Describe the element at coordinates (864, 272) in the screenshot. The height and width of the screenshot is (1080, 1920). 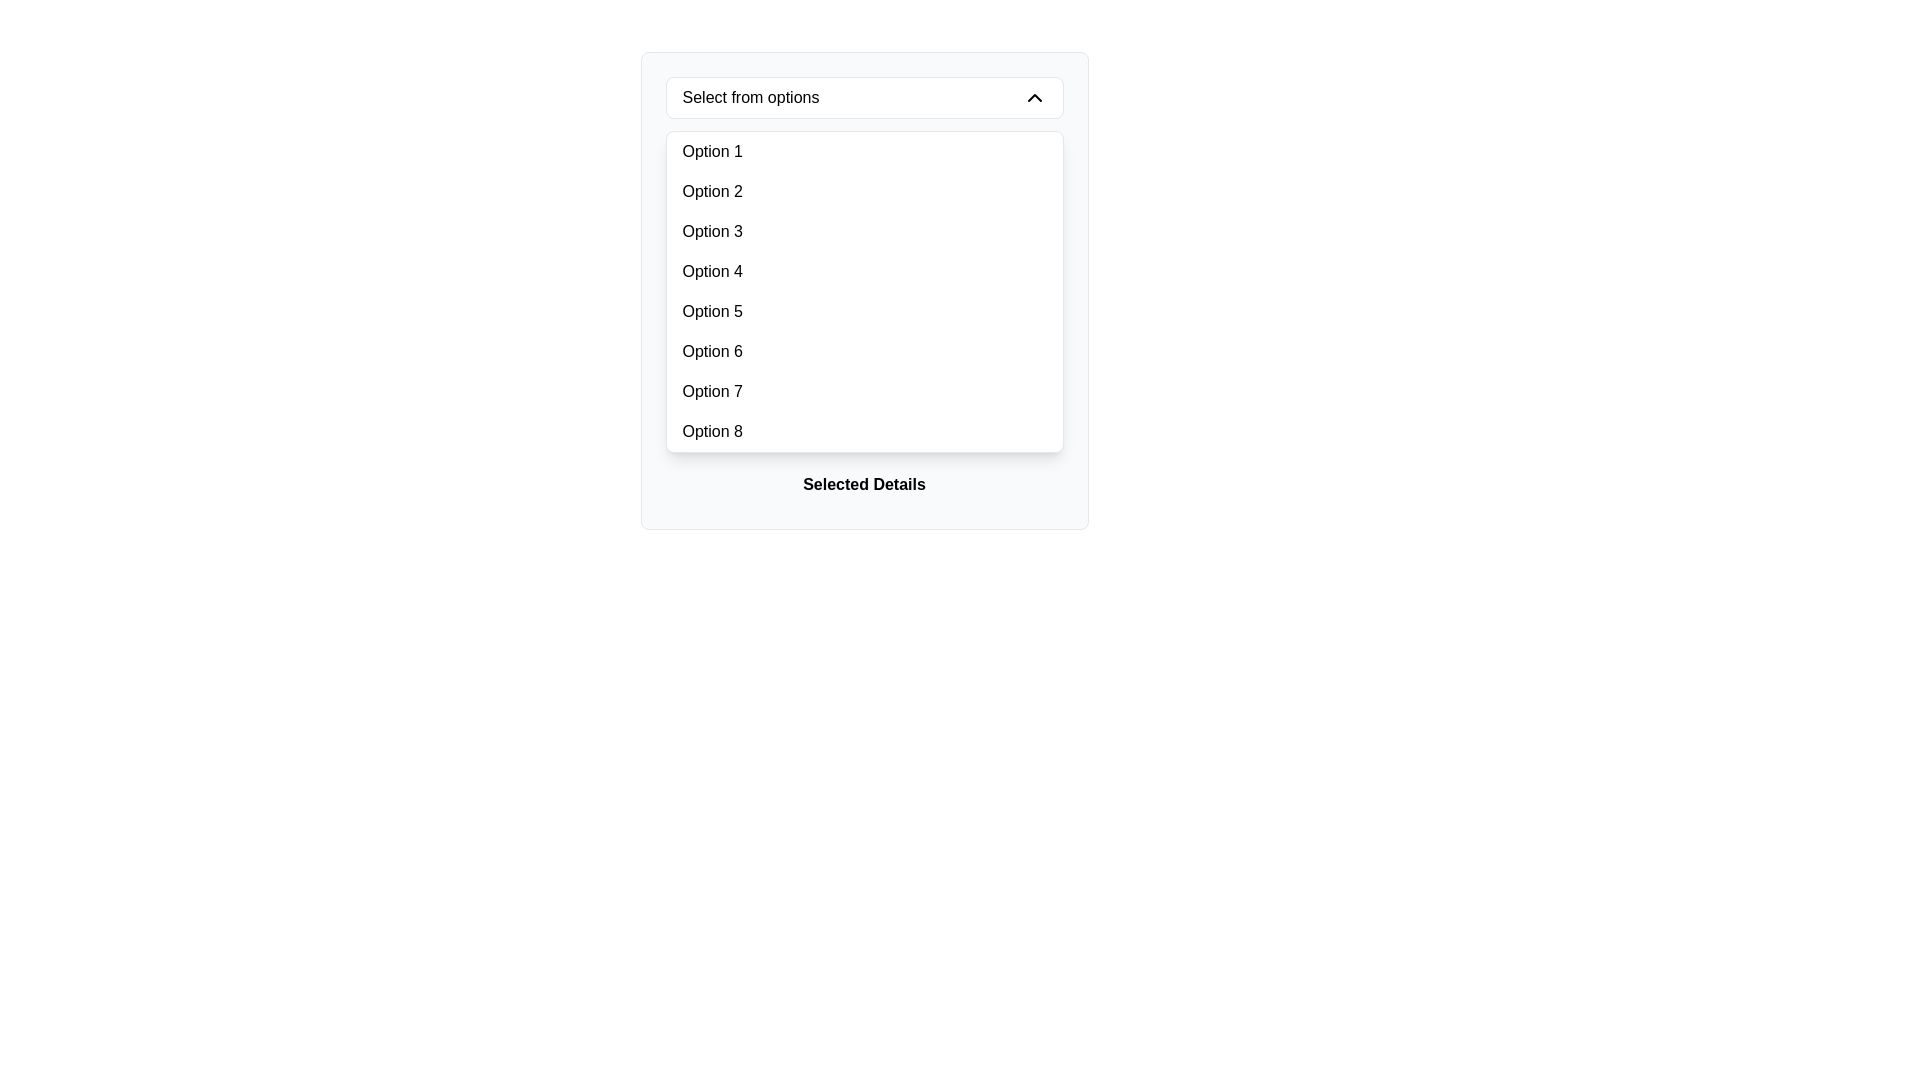
I see `the fourth list item in the dropdown menu labeled 'Option 4'` at that location.